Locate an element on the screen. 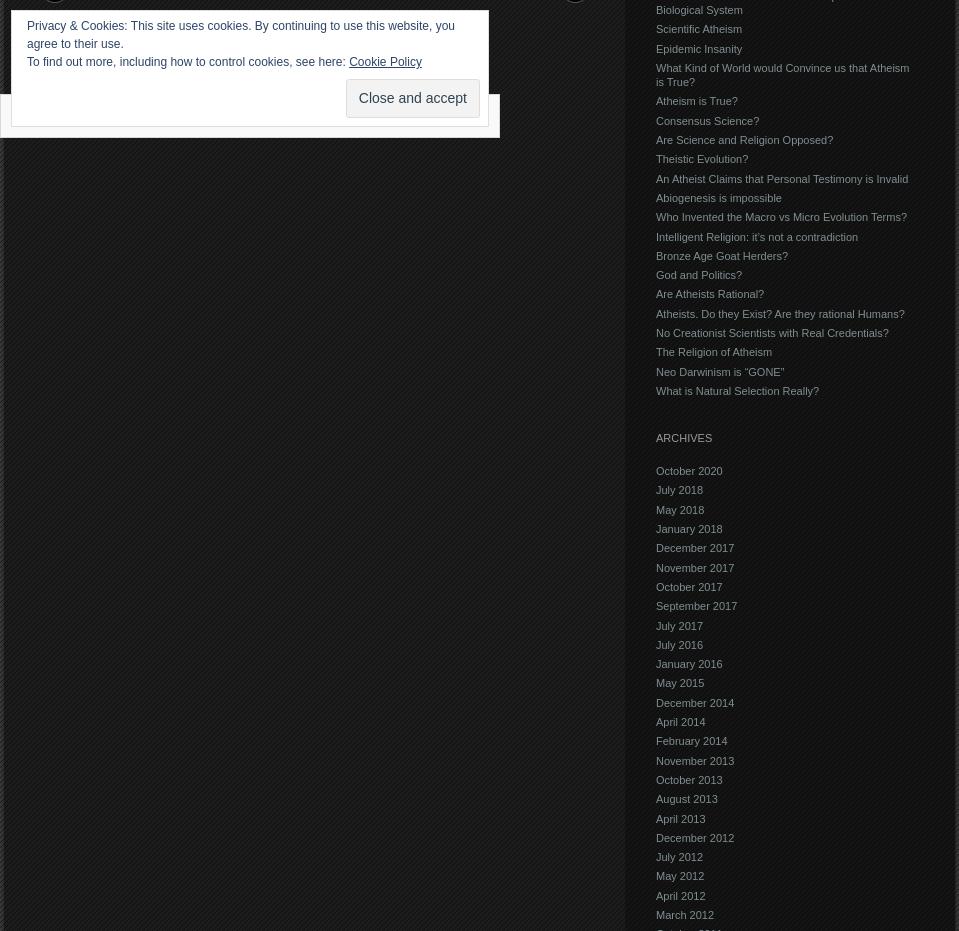 The width and height of the screenshot is (959, 931). 'To find out more, including how to control cookies, see here:' is located at coordinates (186, 61).